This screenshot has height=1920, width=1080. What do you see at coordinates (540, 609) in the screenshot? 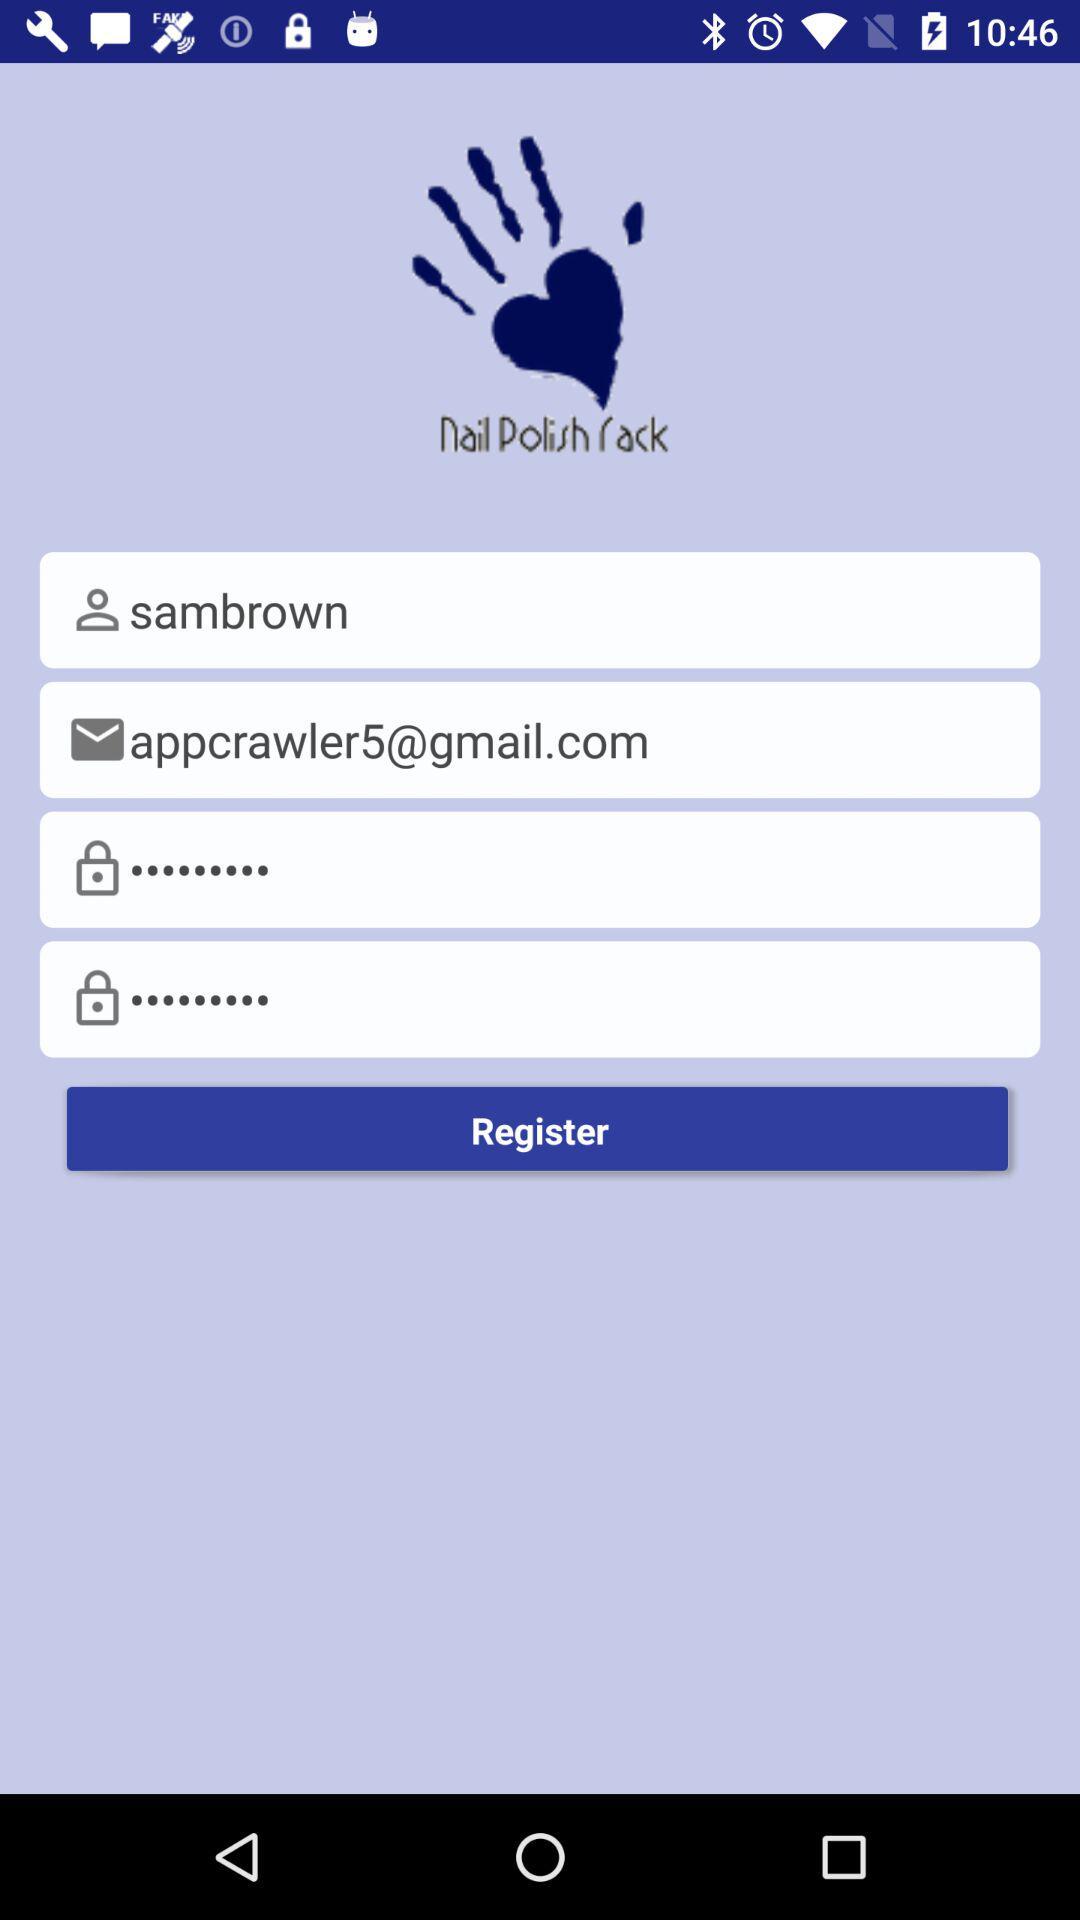
I see `the item above the appcrawler5@gmail.com icon` at bounding box center [540, 609].